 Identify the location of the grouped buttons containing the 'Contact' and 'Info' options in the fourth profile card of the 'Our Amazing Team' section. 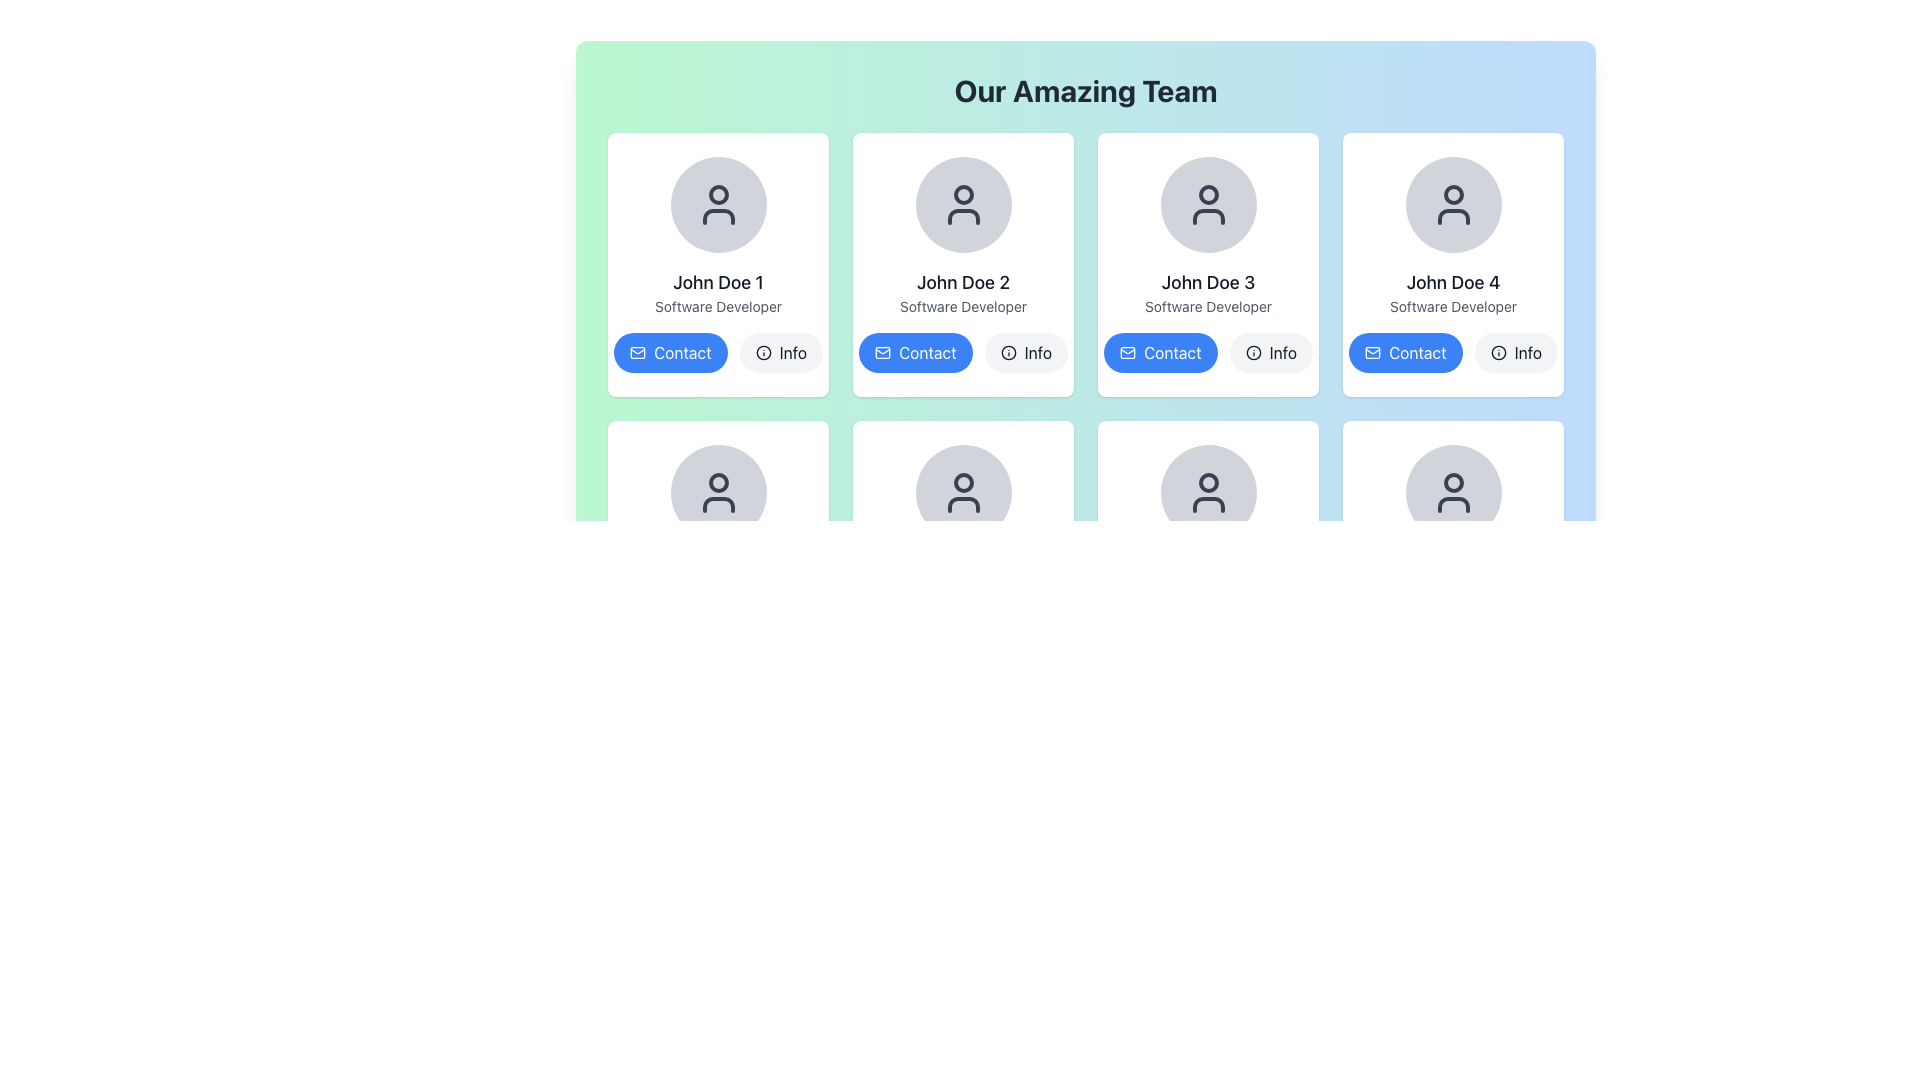
(1453, 352).